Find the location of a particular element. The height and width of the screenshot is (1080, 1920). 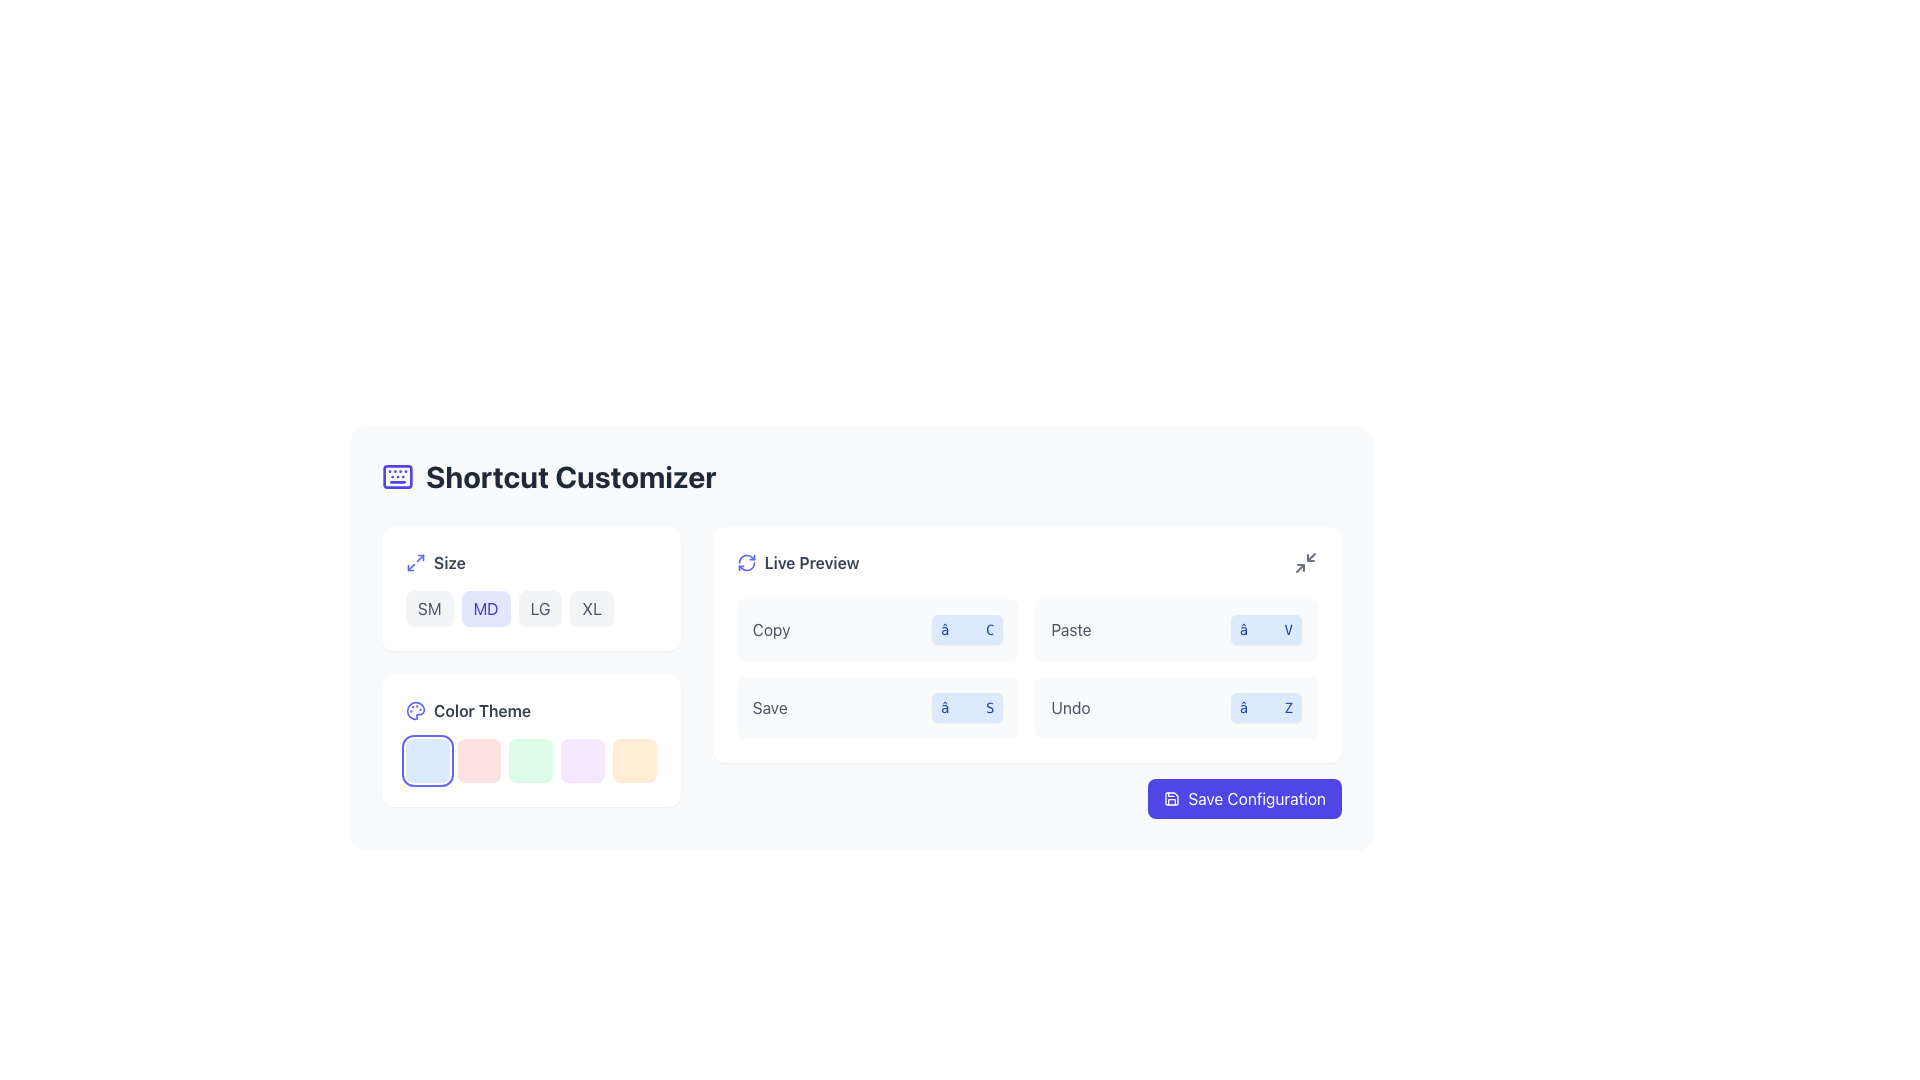

shortcut information from the 'Paste' button-like UI element that indicates the paste operation with the shortcut ⌘ V is located at coordinates (1176, 628).